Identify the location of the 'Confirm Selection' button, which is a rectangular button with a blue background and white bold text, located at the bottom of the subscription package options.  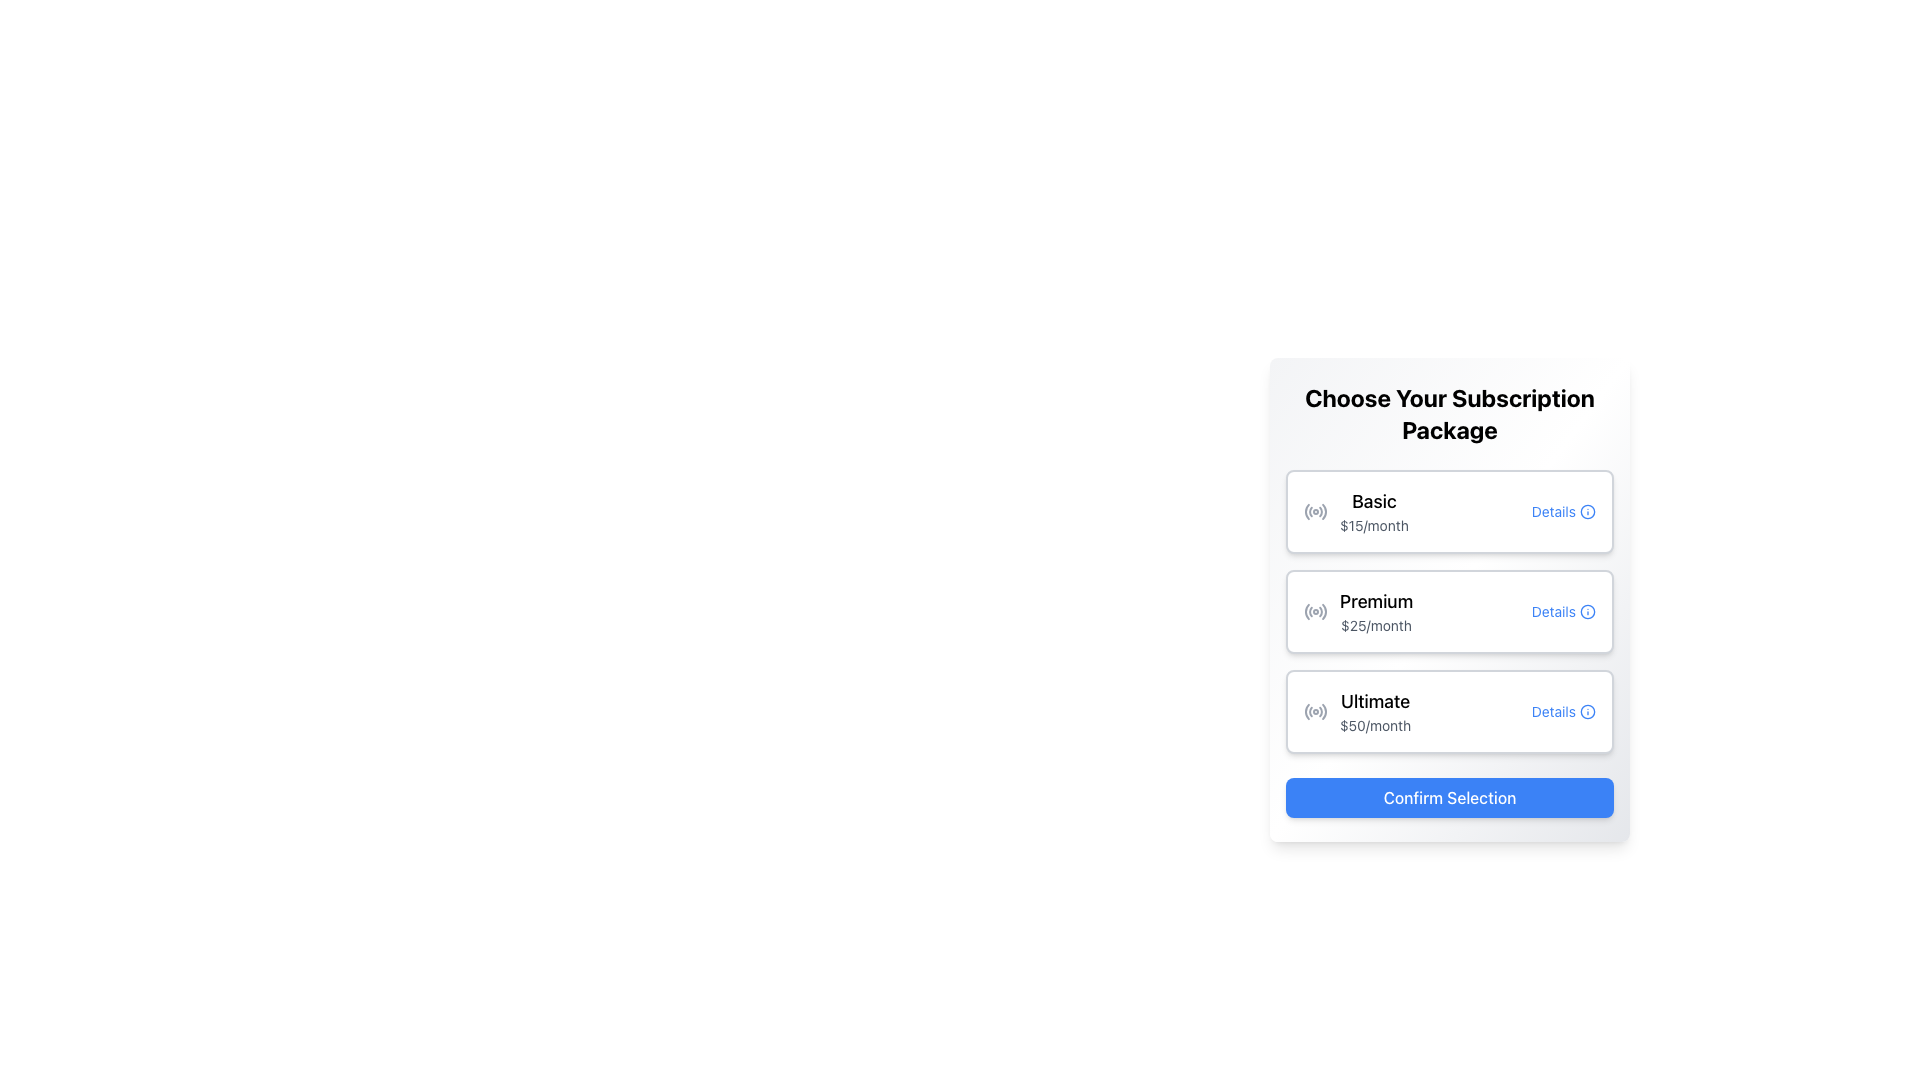
(1449, 797).